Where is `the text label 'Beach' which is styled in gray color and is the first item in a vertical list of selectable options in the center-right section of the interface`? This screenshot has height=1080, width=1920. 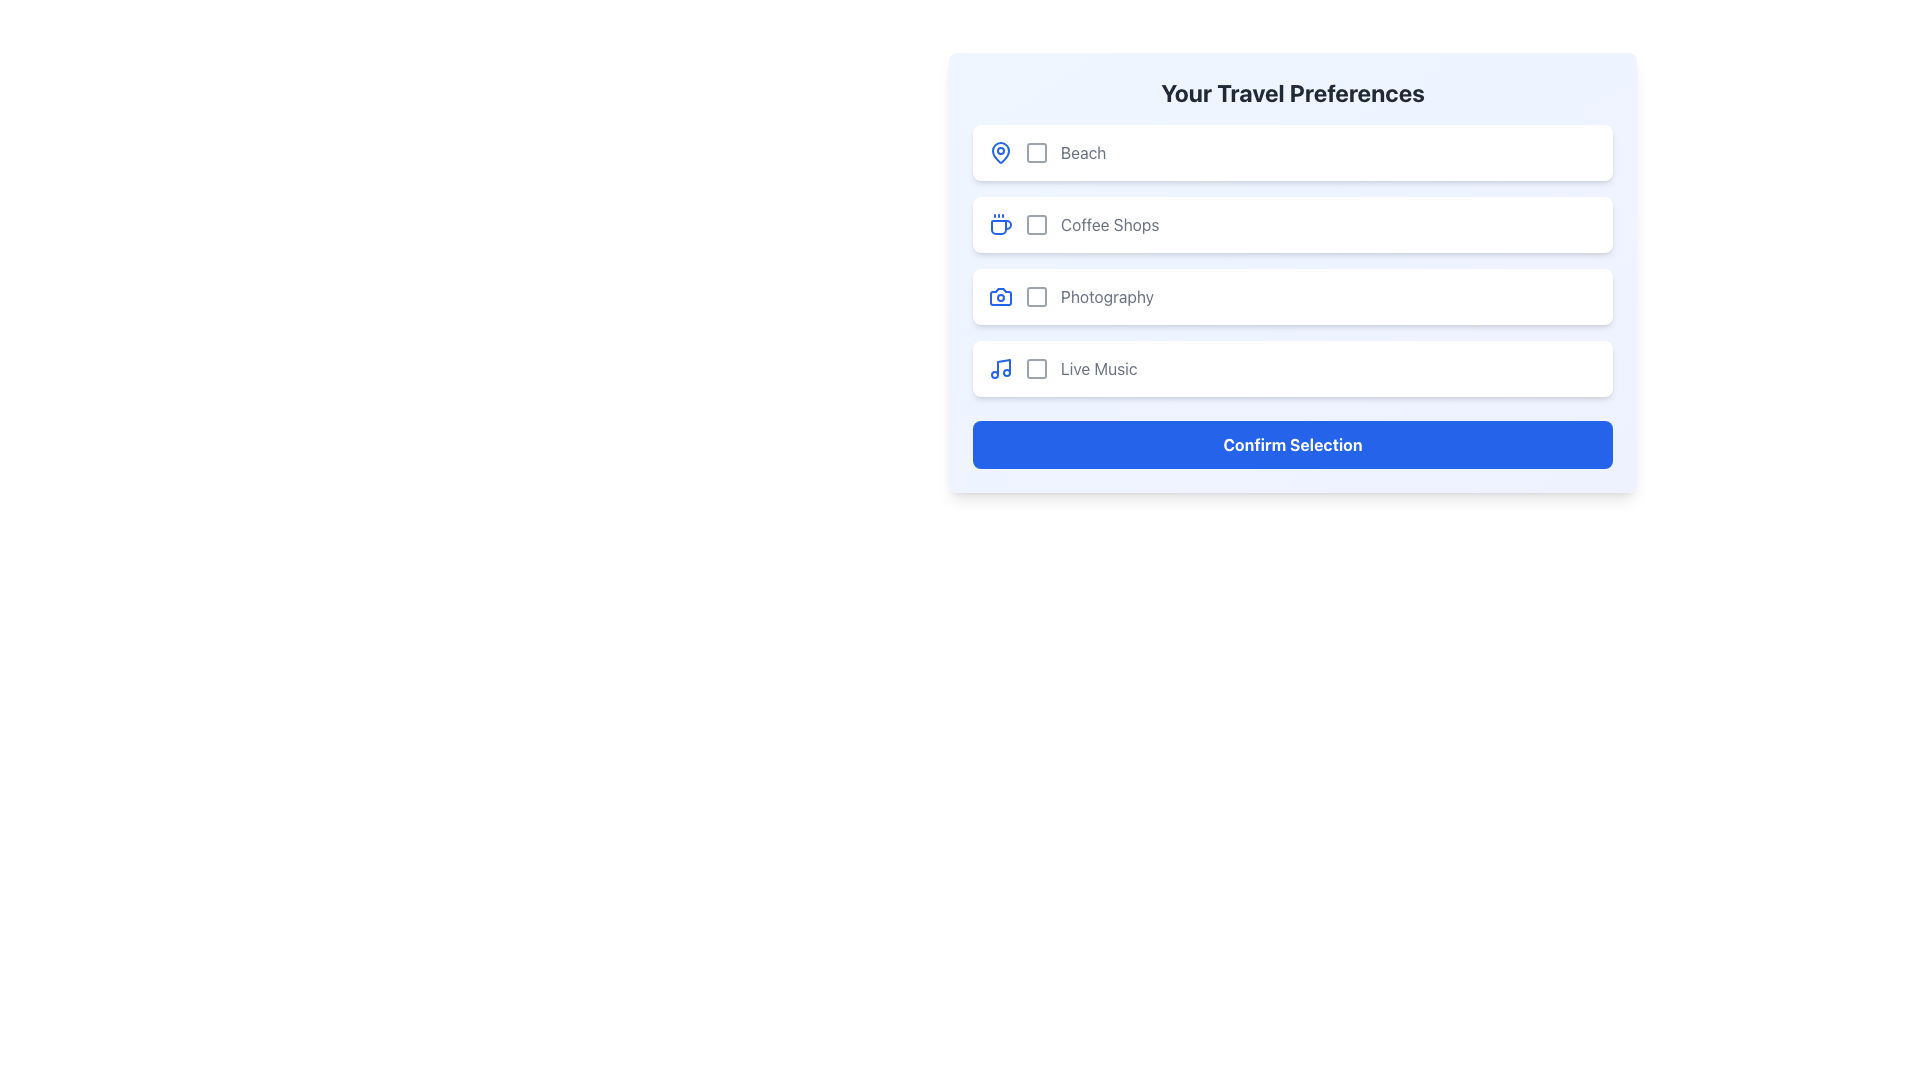 the text label 'Beach' which is styled in gray color and is the first item in a vertical list of selectable options in the center-right section of the interface is located at coordinates (1082, 152).